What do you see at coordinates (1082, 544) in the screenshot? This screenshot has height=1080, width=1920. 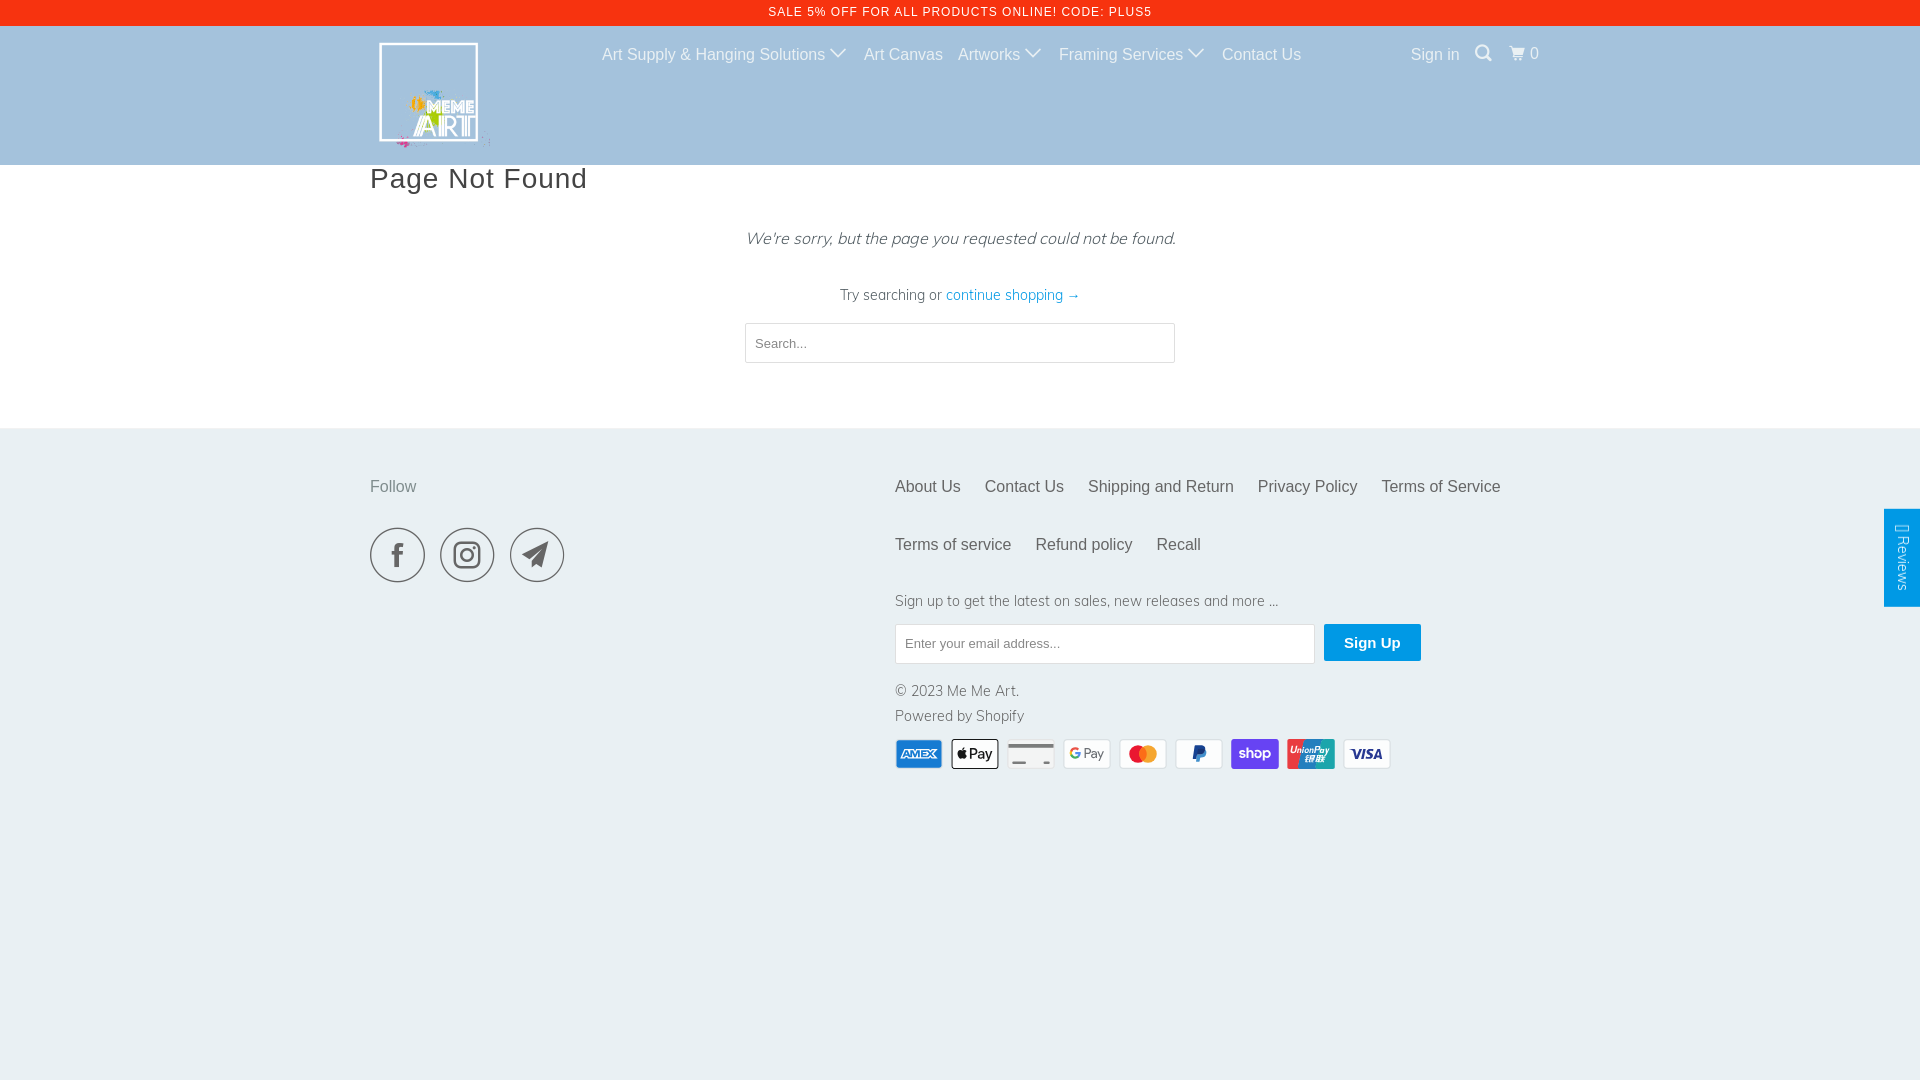 I see `'Refund policy'` at bounding box center [1082, 544].